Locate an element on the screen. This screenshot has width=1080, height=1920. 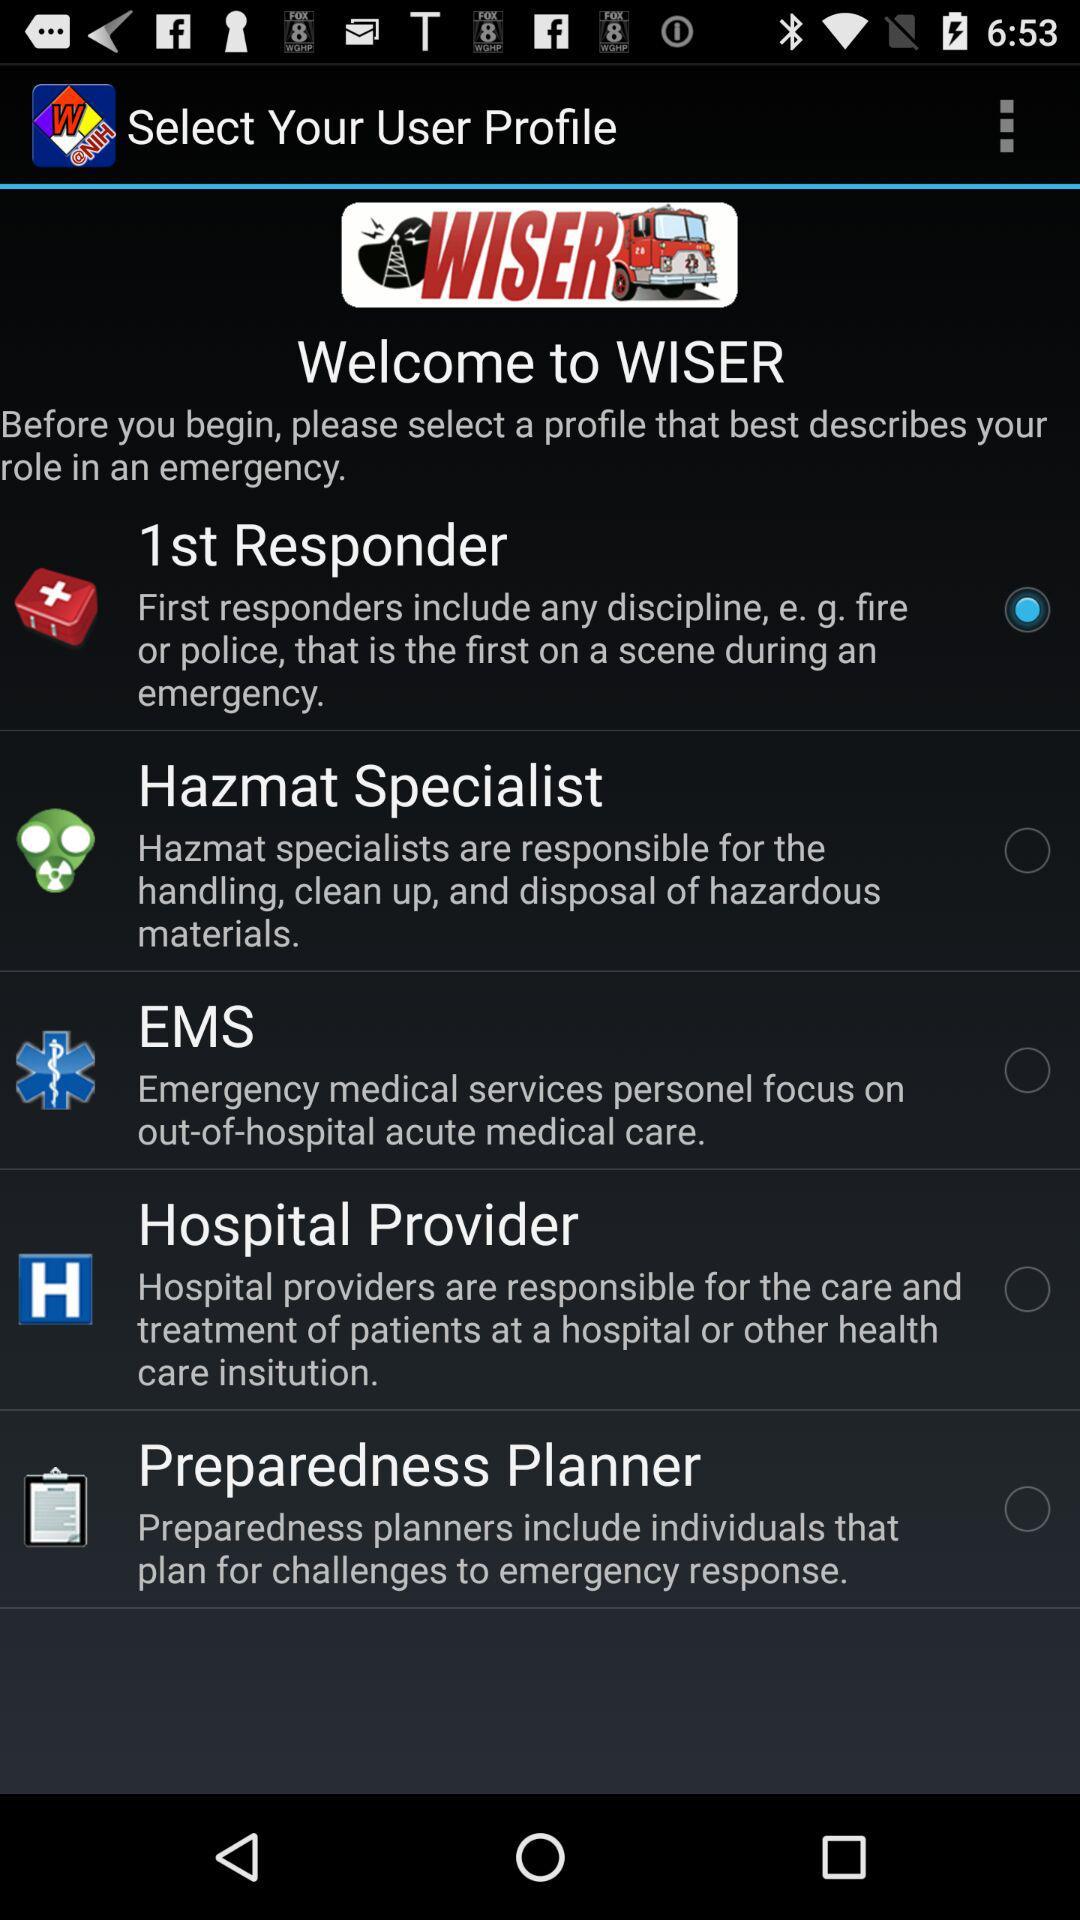
the item below hazmat specialist is located at coordinates (554, 888).